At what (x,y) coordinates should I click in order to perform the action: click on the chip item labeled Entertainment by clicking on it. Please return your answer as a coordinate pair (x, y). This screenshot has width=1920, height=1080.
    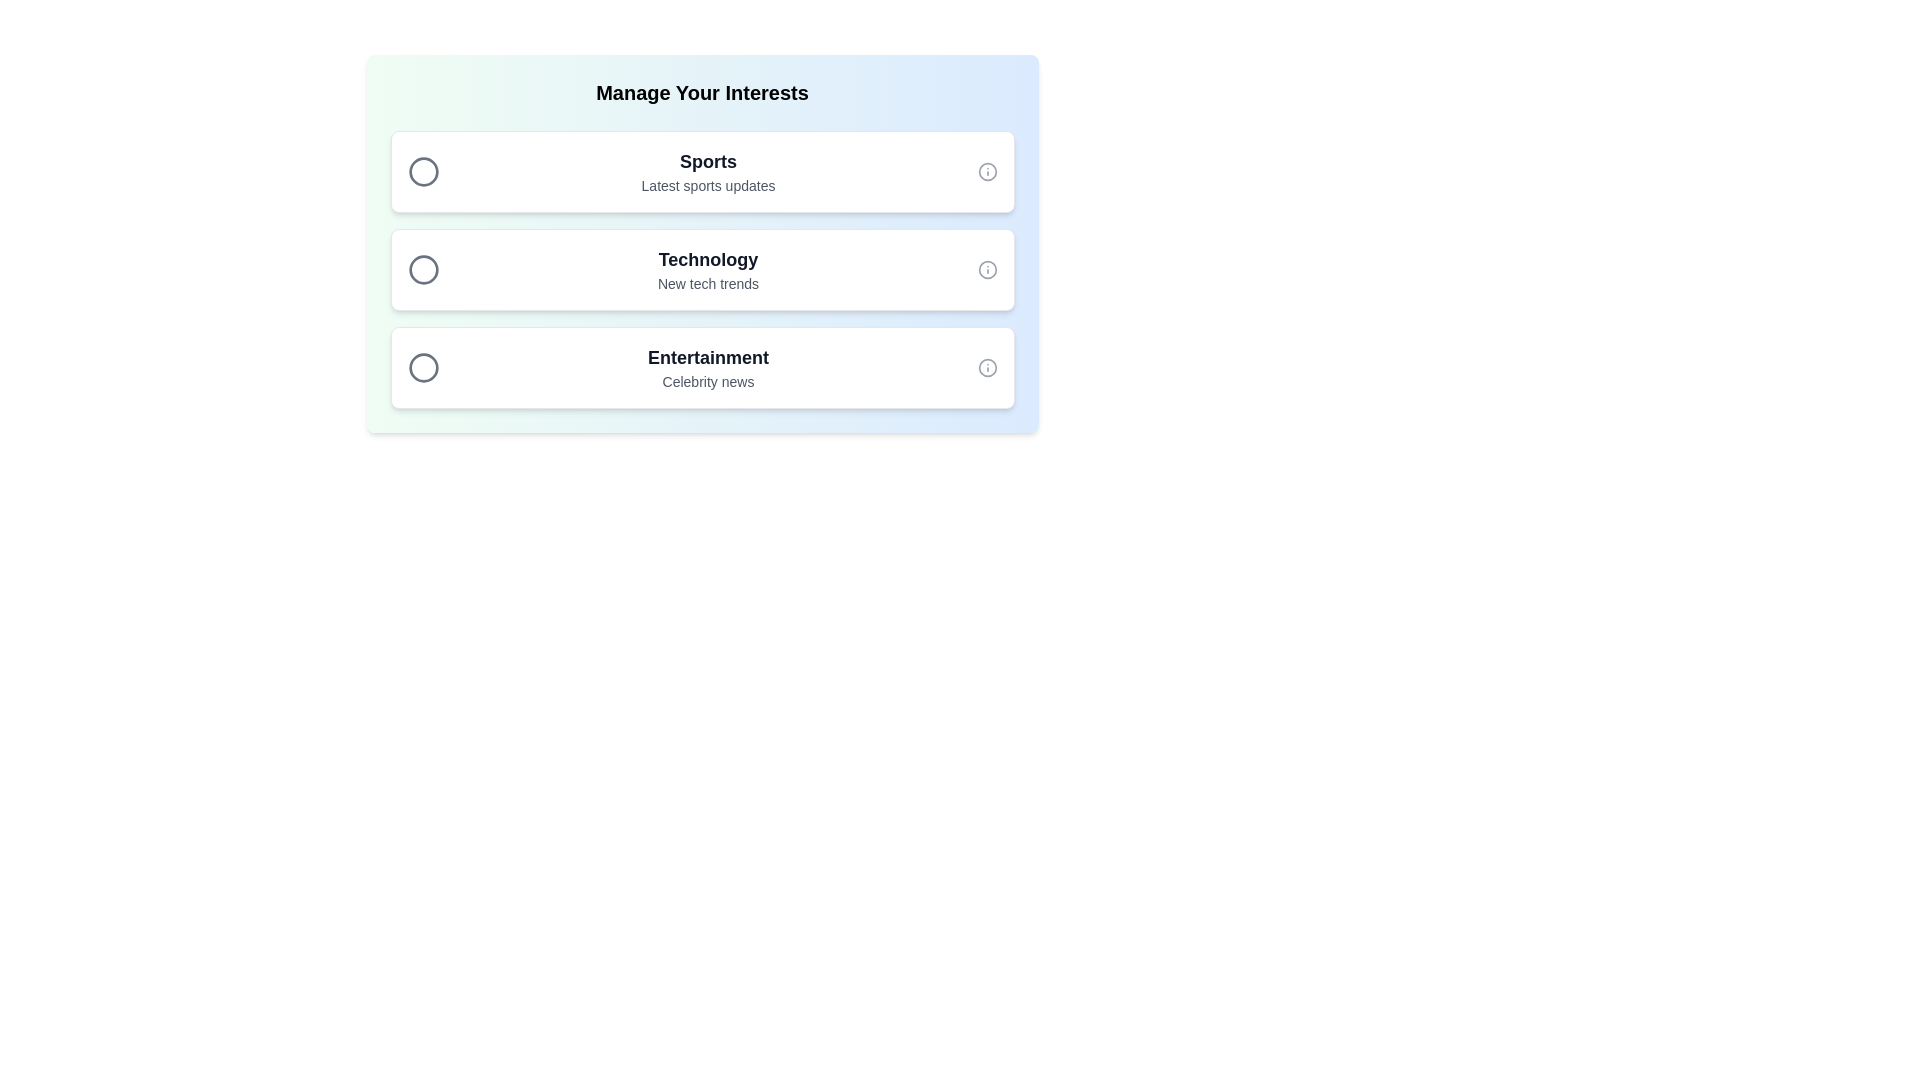
    Looking at the image, I should click on (702, 367).